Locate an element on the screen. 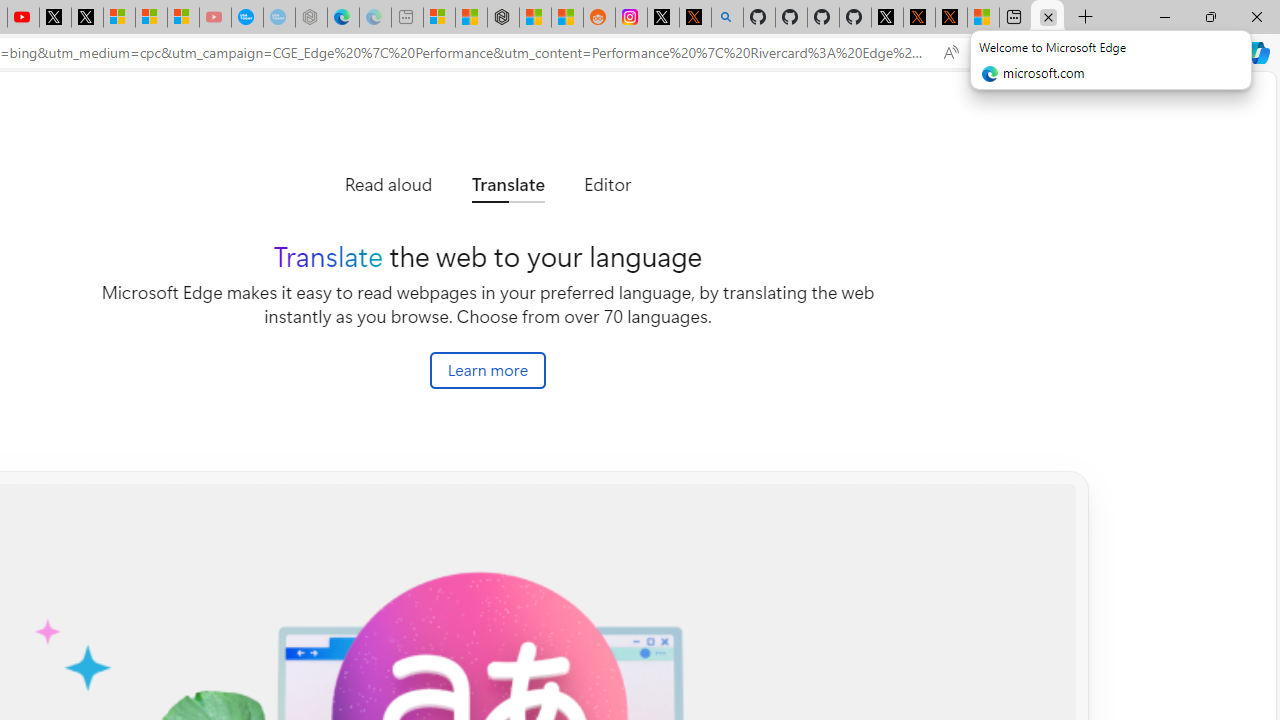 Image resolution: width=1280 pixels, height=720 pixels. 'Nordace - Nordace has arrived Hong Kong - Sleeping' is located at coordinates (310, 17).